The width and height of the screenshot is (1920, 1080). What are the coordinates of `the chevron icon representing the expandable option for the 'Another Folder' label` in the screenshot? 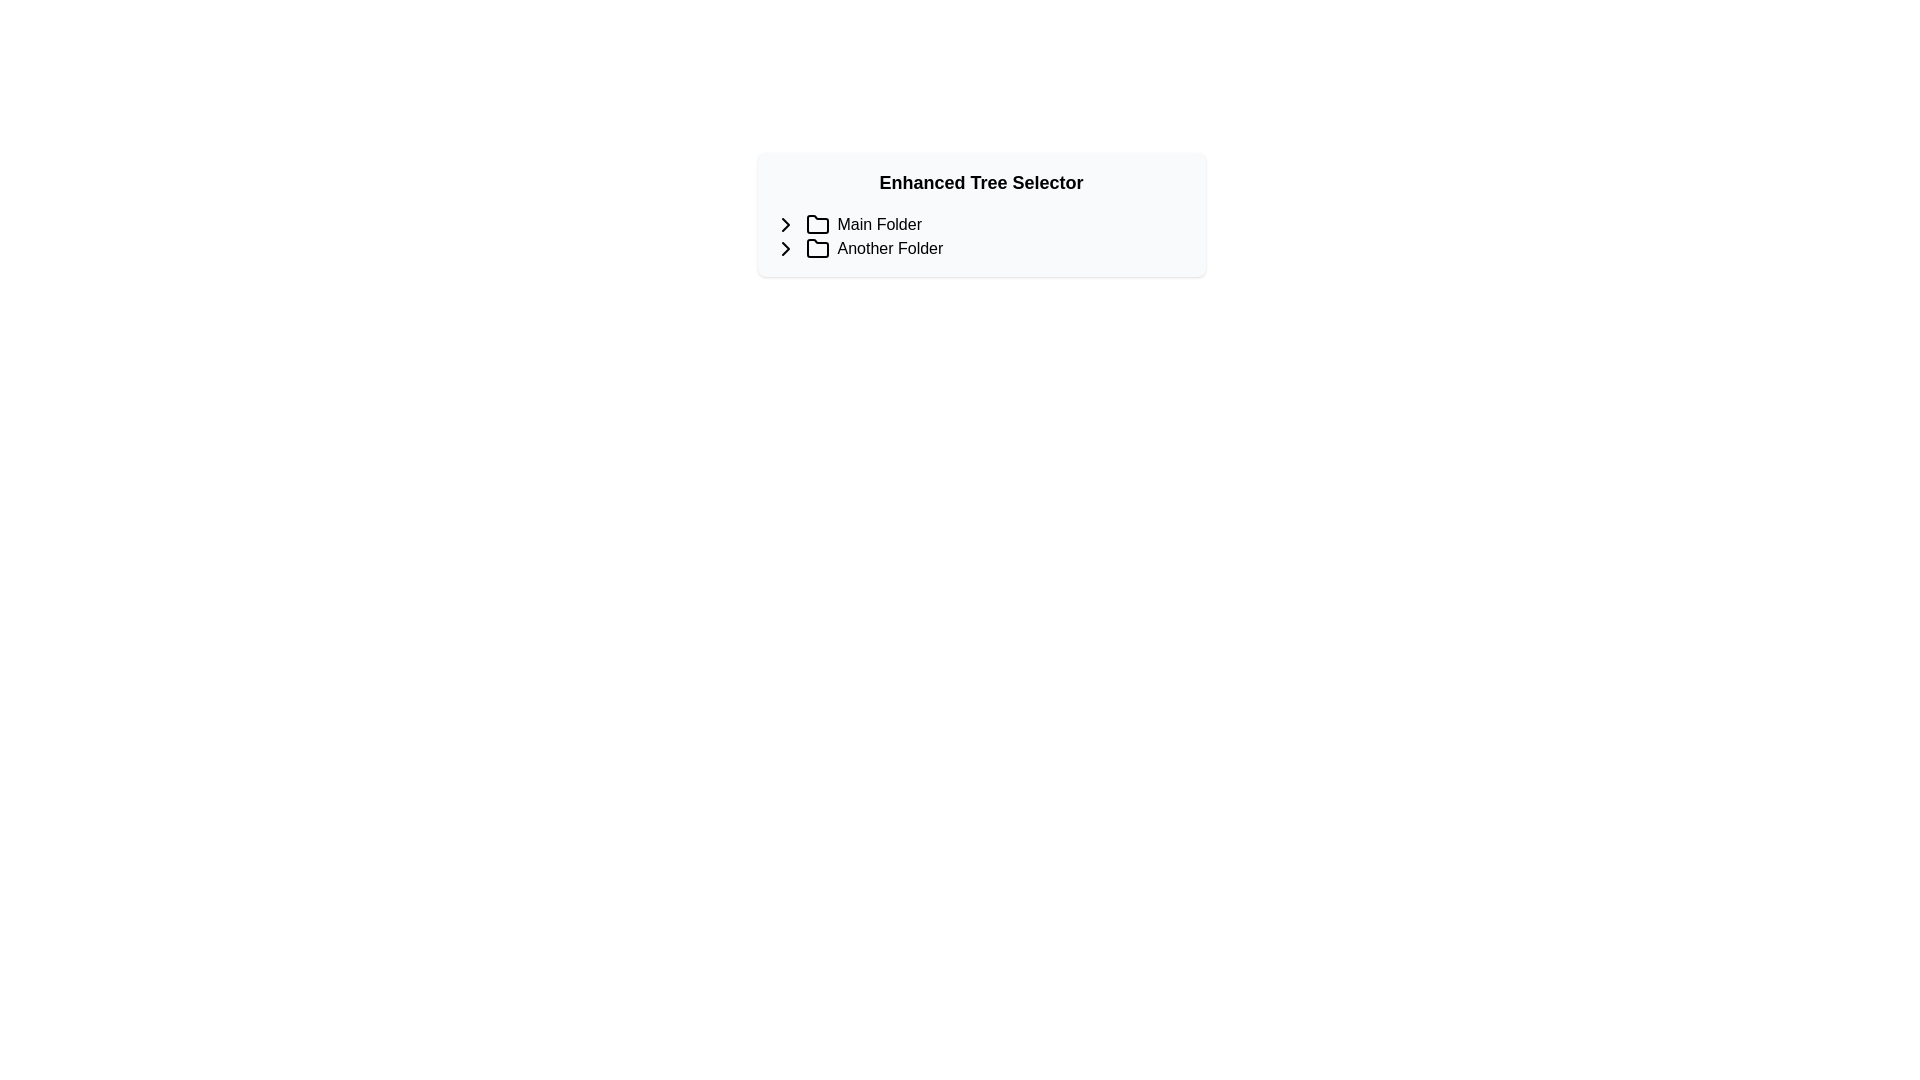 It's located at (784, 248).